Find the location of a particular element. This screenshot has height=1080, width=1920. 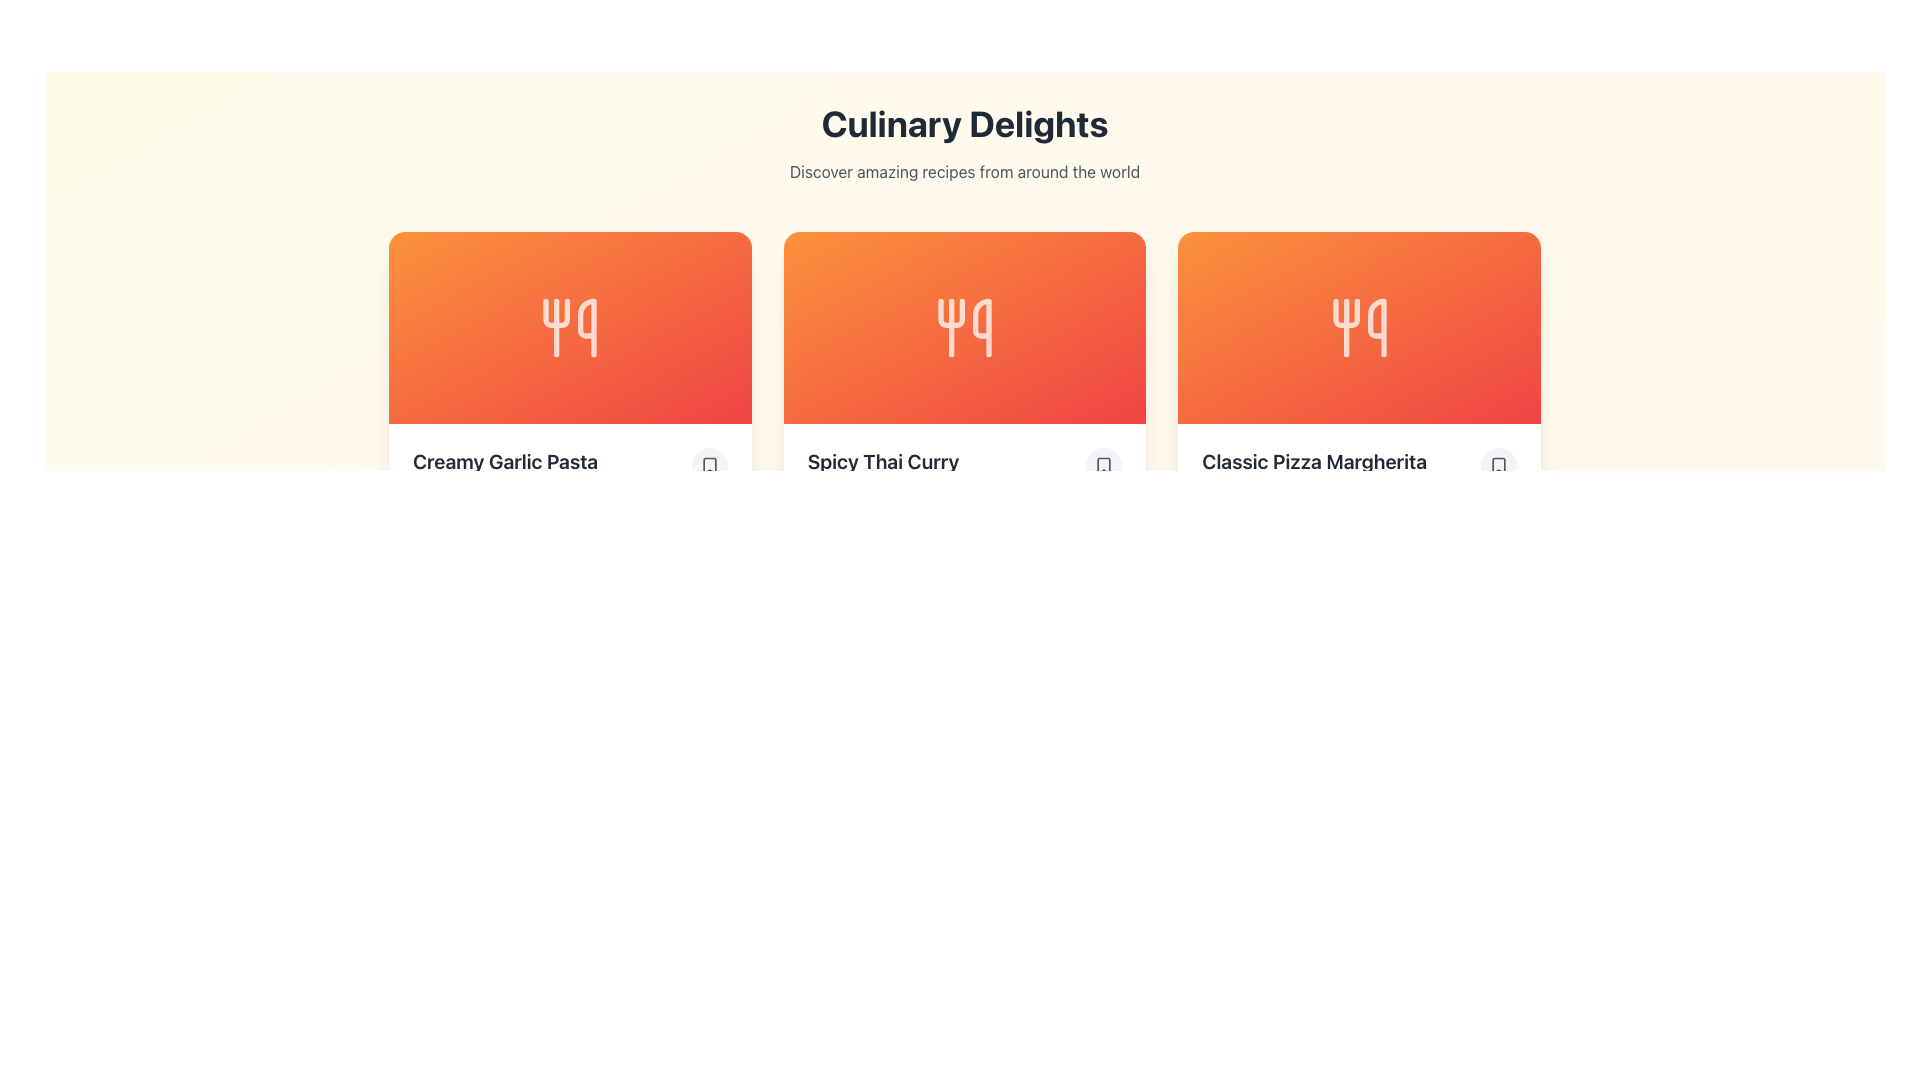

the SVG icon representing the food category within the 'Creamy Garlic Pasta' card, which has an orange-to-red gradient background is located at coordinates (569, 326).